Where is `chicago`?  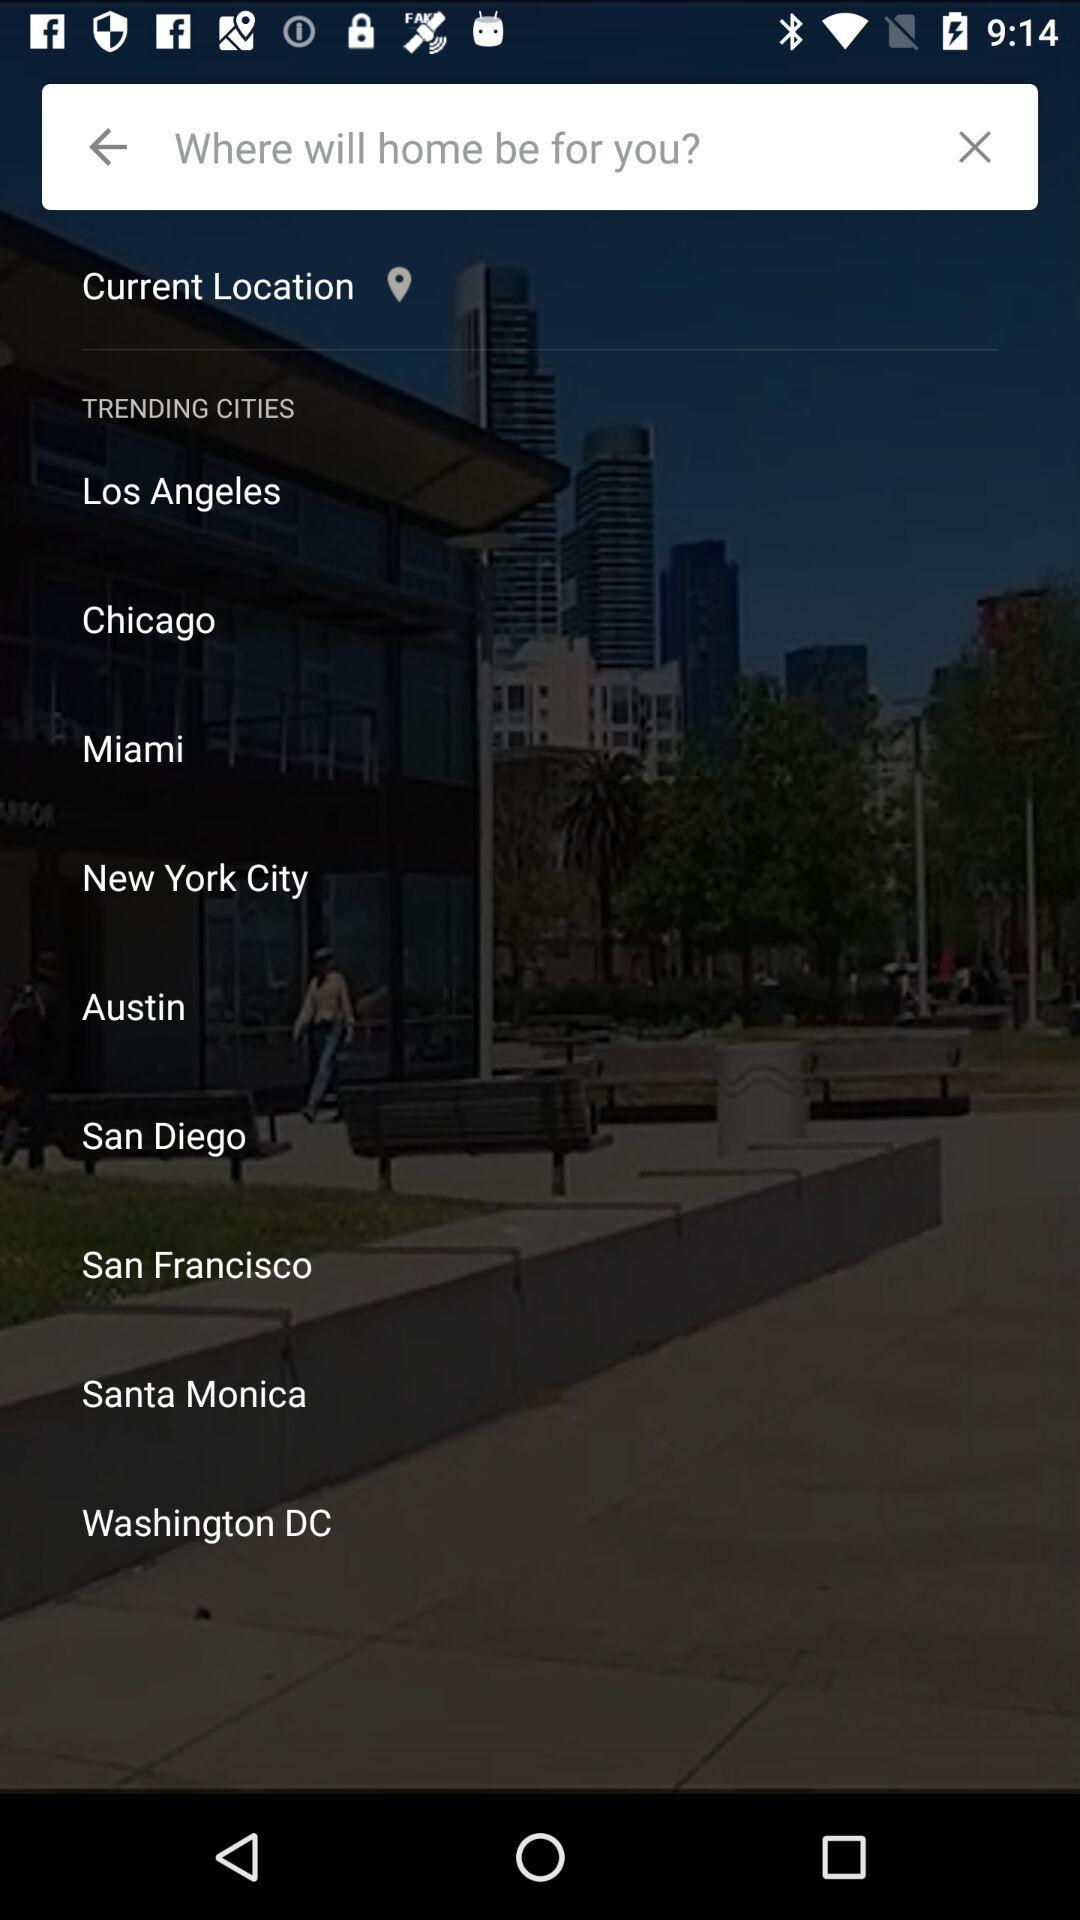
chicago is located at coordinates (540, 617).